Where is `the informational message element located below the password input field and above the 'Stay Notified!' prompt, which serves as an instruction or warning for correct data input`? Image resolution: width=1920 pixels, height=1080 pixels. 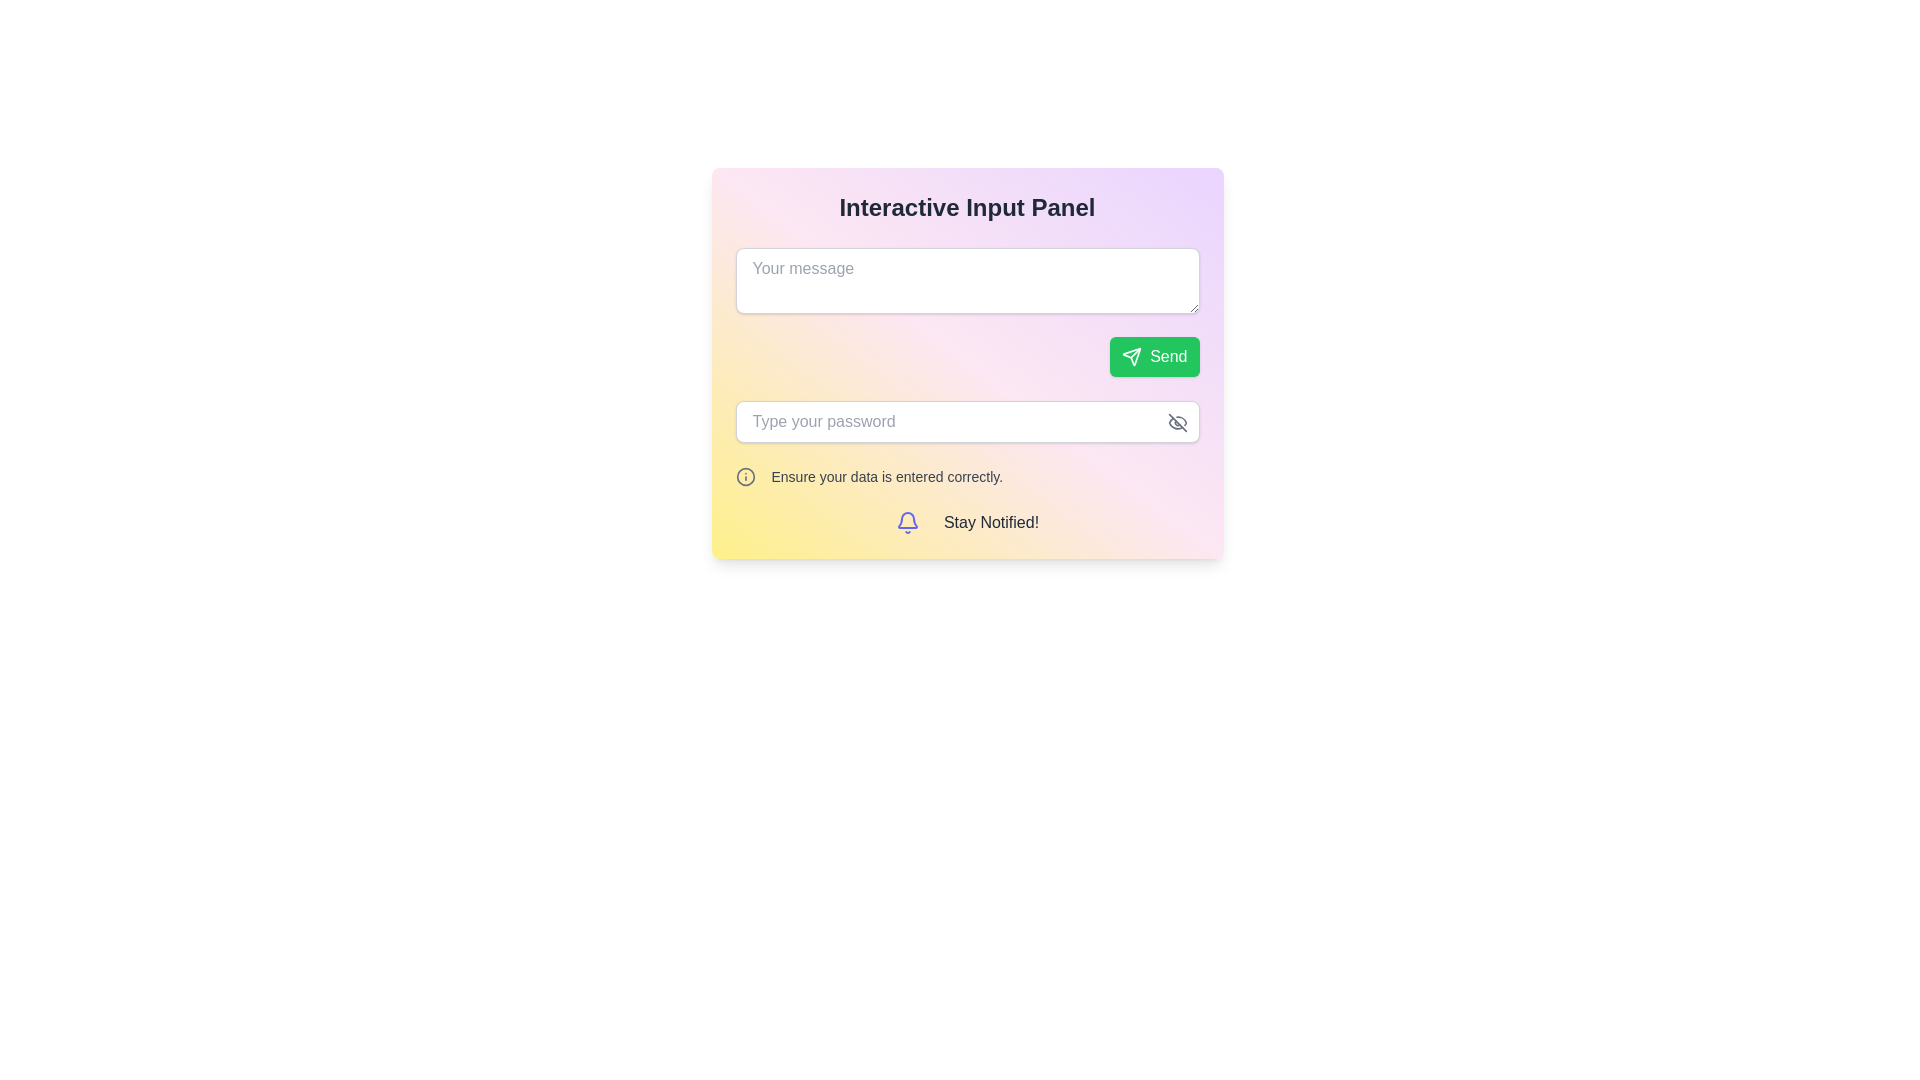 the informational message element located below the password input field and above the 'Stay Notified!' prompt, which serves as an instruction or warning for correct data input is located at coordinates (967, 477).